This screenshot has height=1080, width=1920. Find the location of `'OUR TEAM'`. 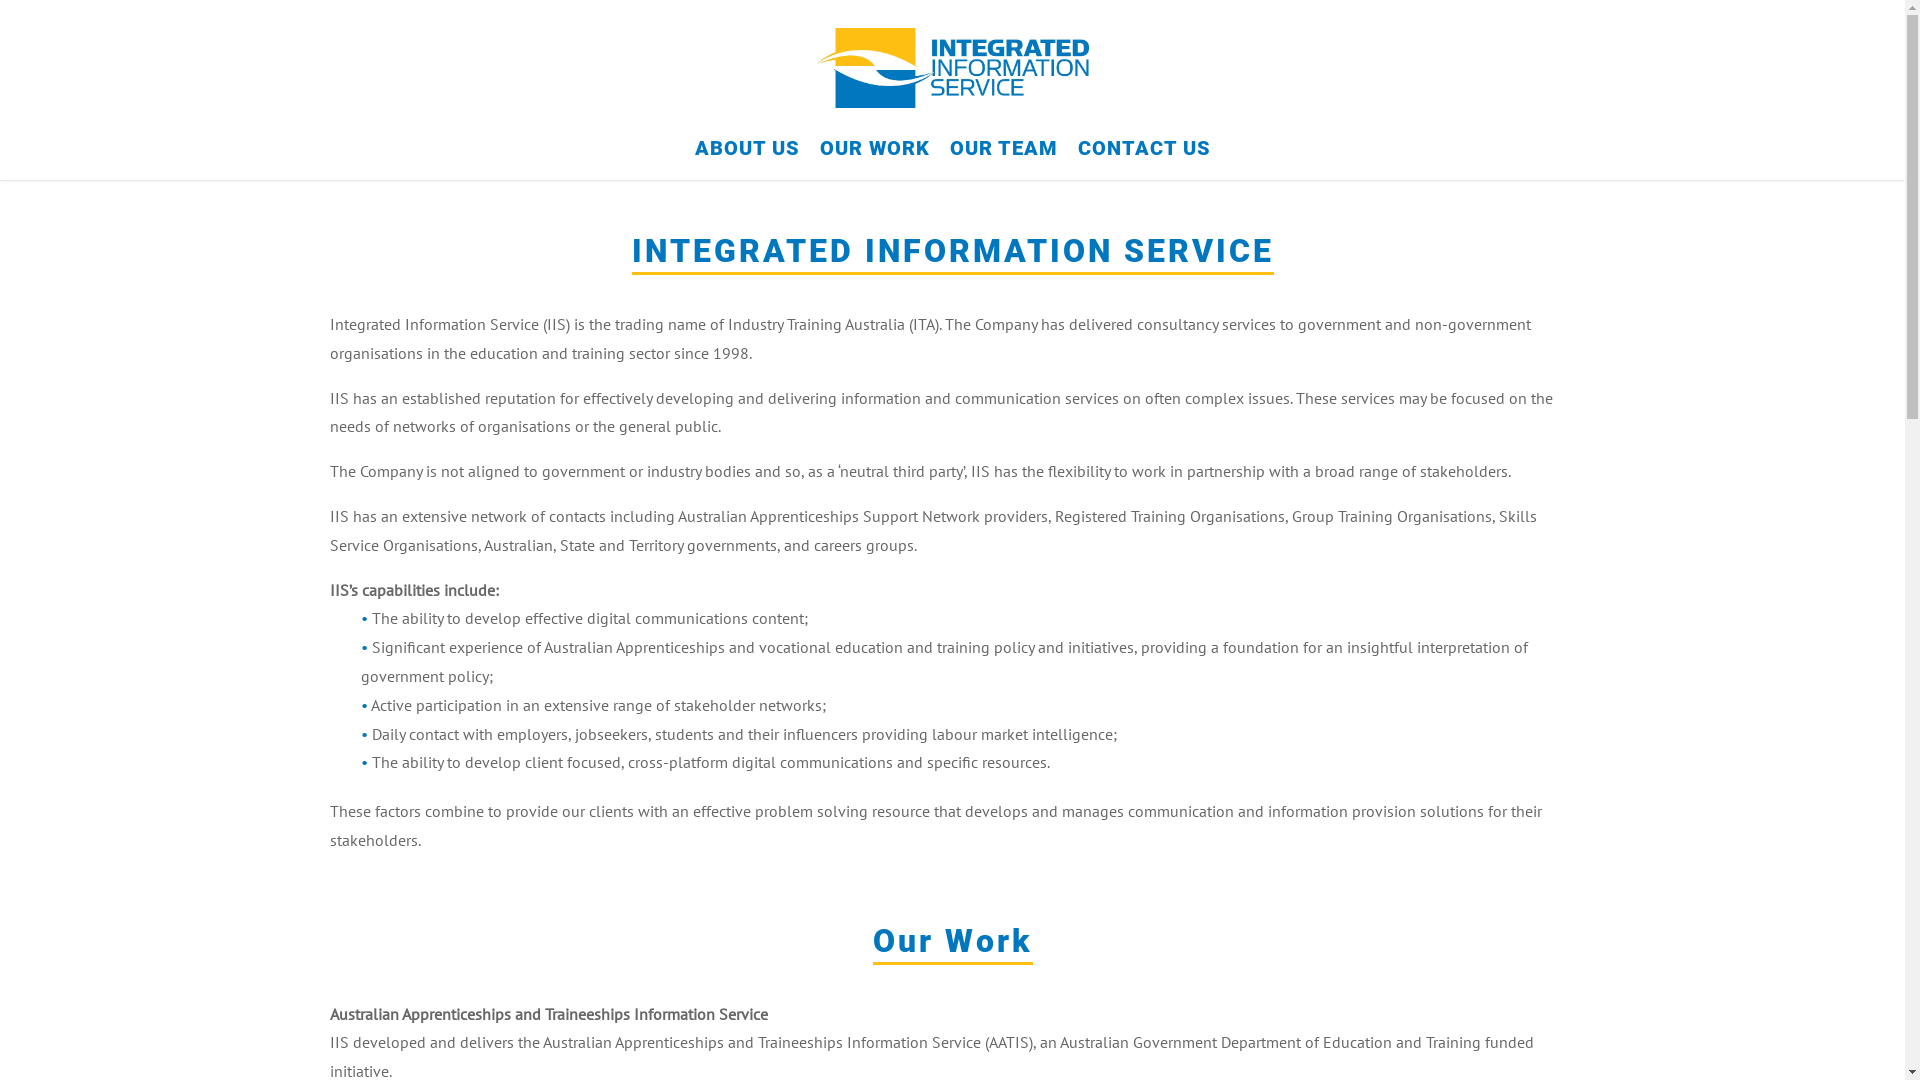

'OUR TEAM' is located at coordinates (1003, 157).